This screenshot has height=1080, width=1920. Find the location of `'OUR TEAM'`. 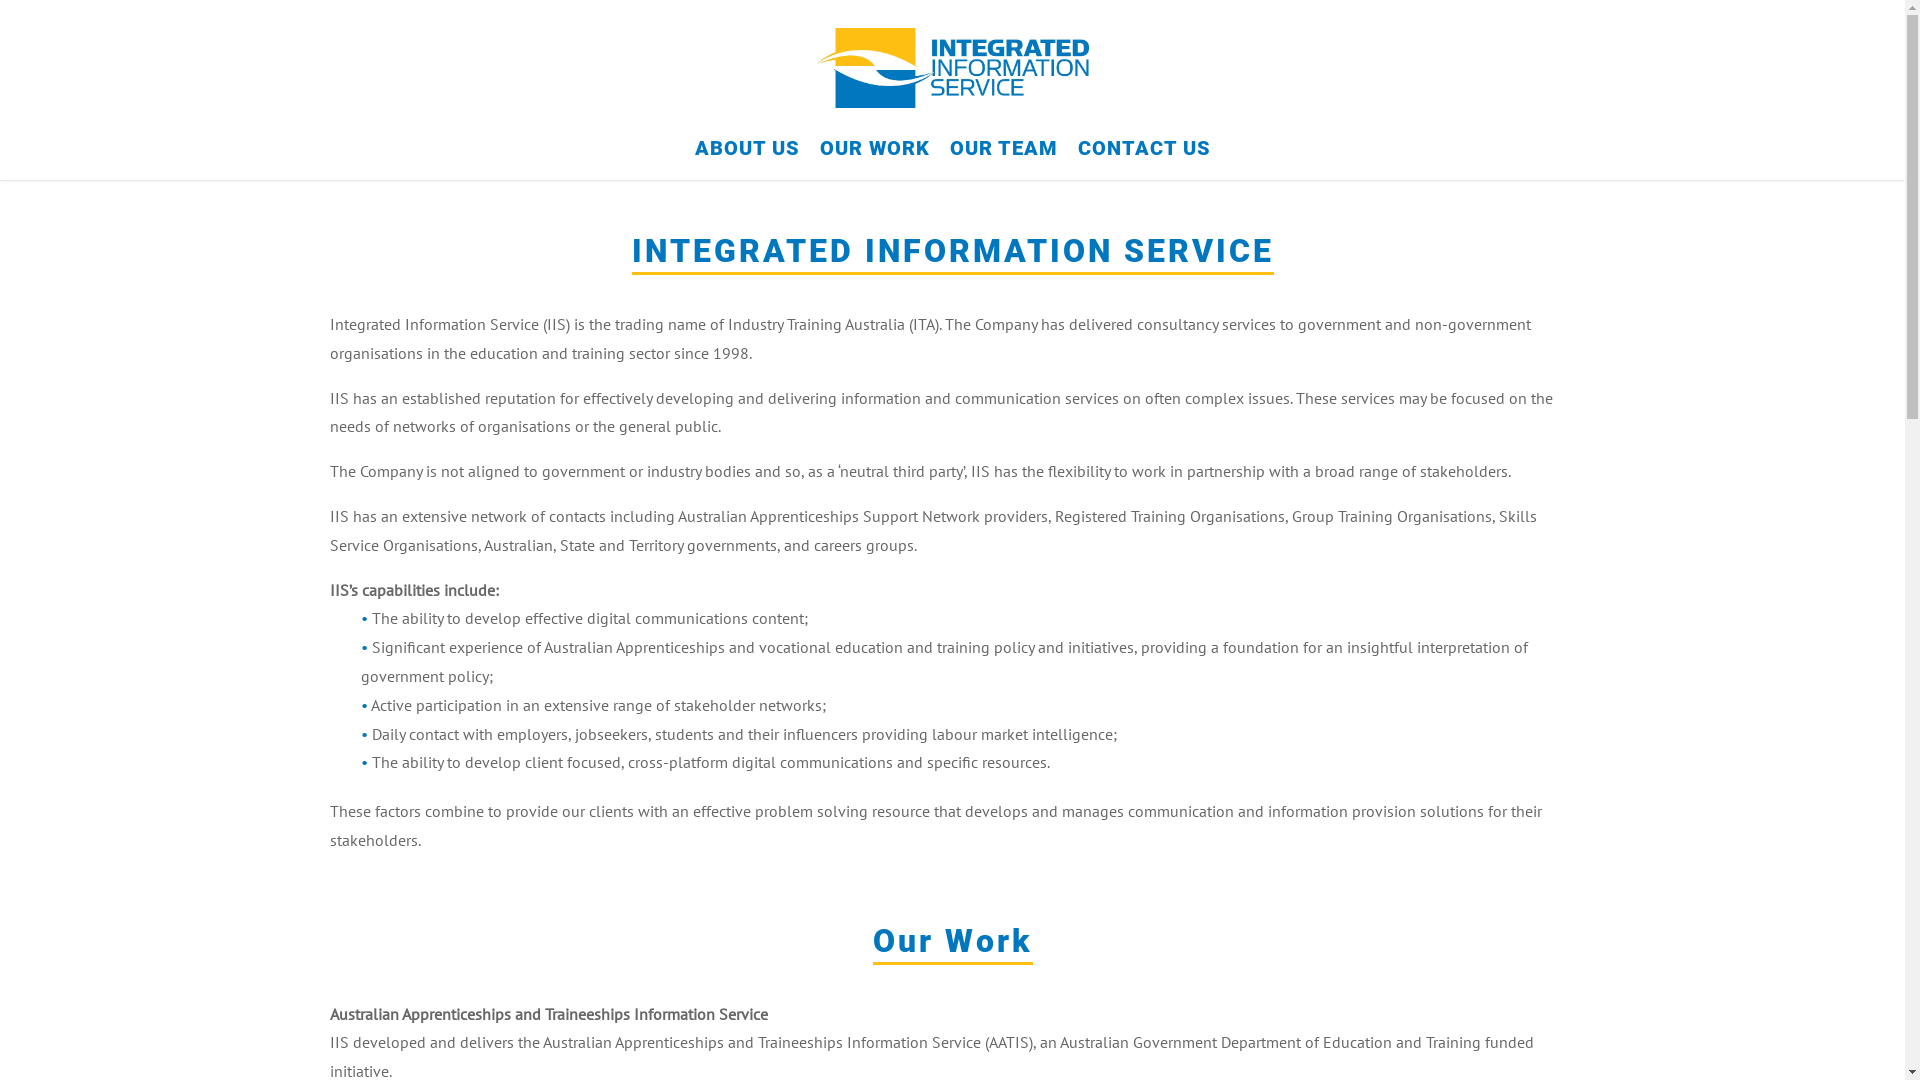

'OUR TEAM' is located at coordinates (1003, 157).